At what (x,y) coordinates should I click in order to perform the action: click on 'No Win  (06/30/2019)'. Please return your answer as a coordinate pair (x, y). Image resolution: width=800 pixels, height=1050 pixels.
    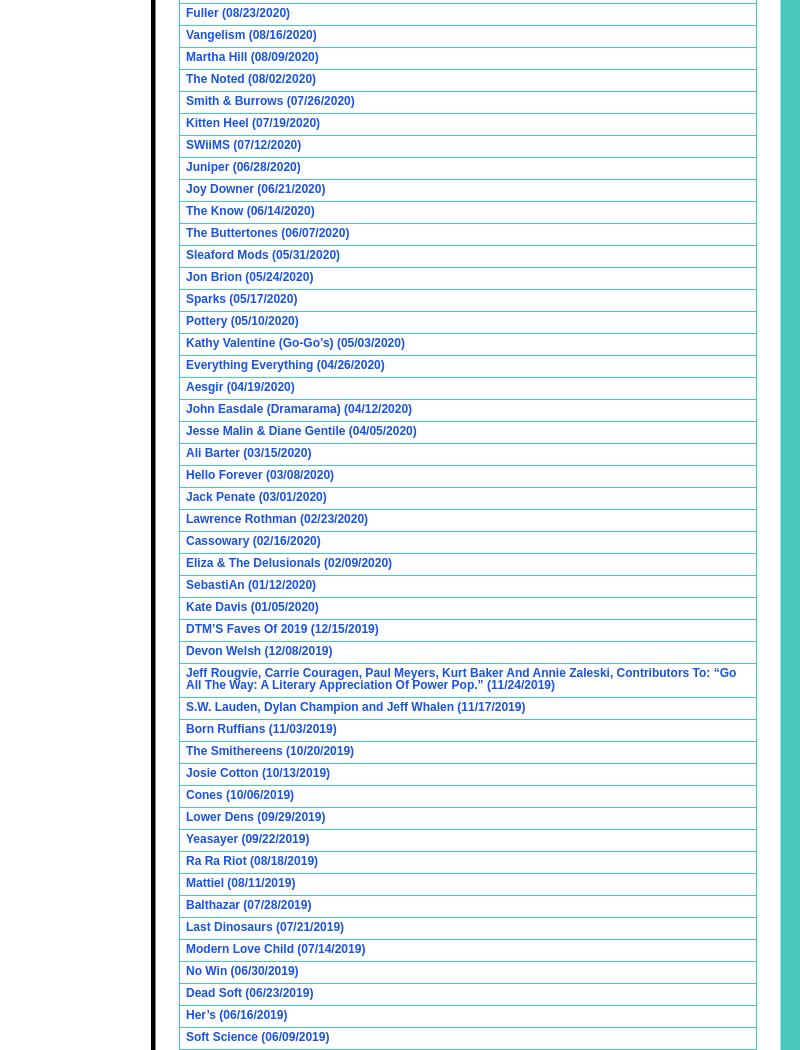
    Looking at the image, I should click on (241, 970).